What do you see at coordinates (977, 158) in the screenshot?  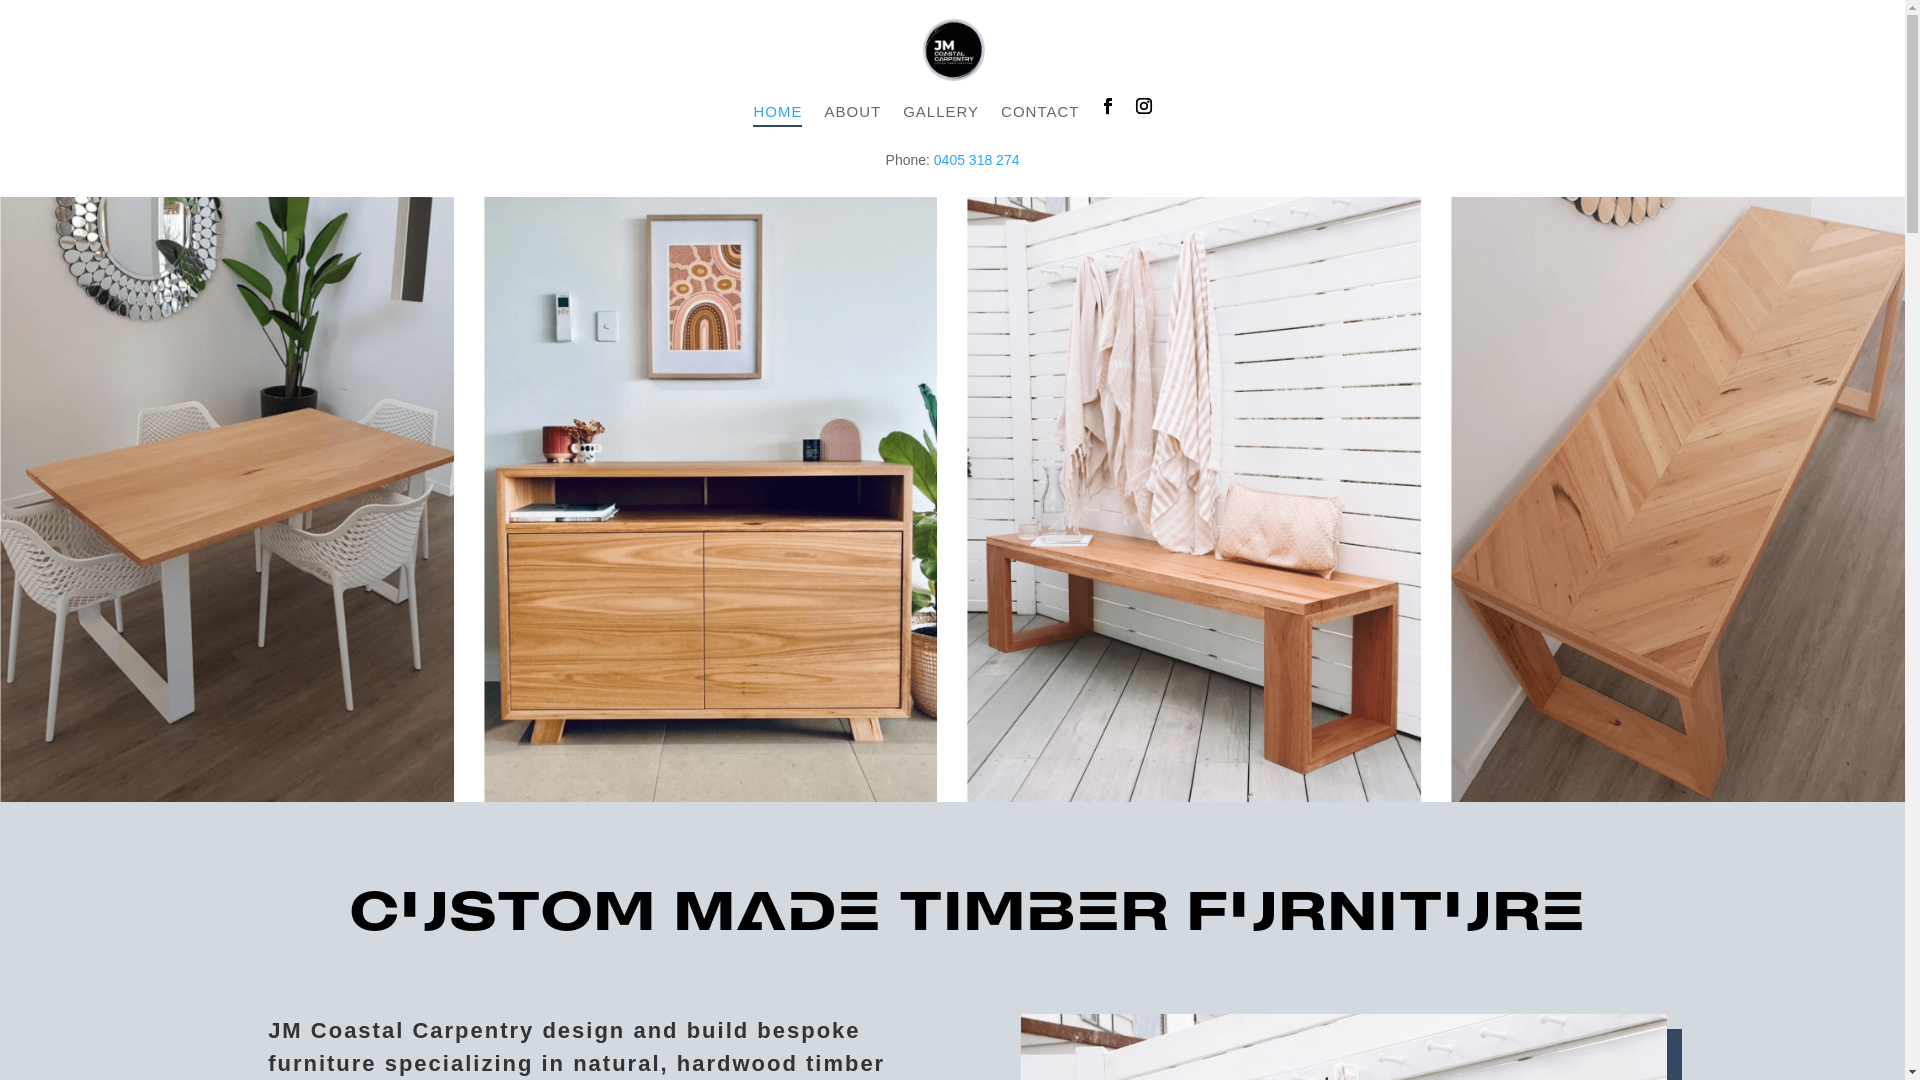 I see `'0405 318 274'` at bounding box center [977, 158].